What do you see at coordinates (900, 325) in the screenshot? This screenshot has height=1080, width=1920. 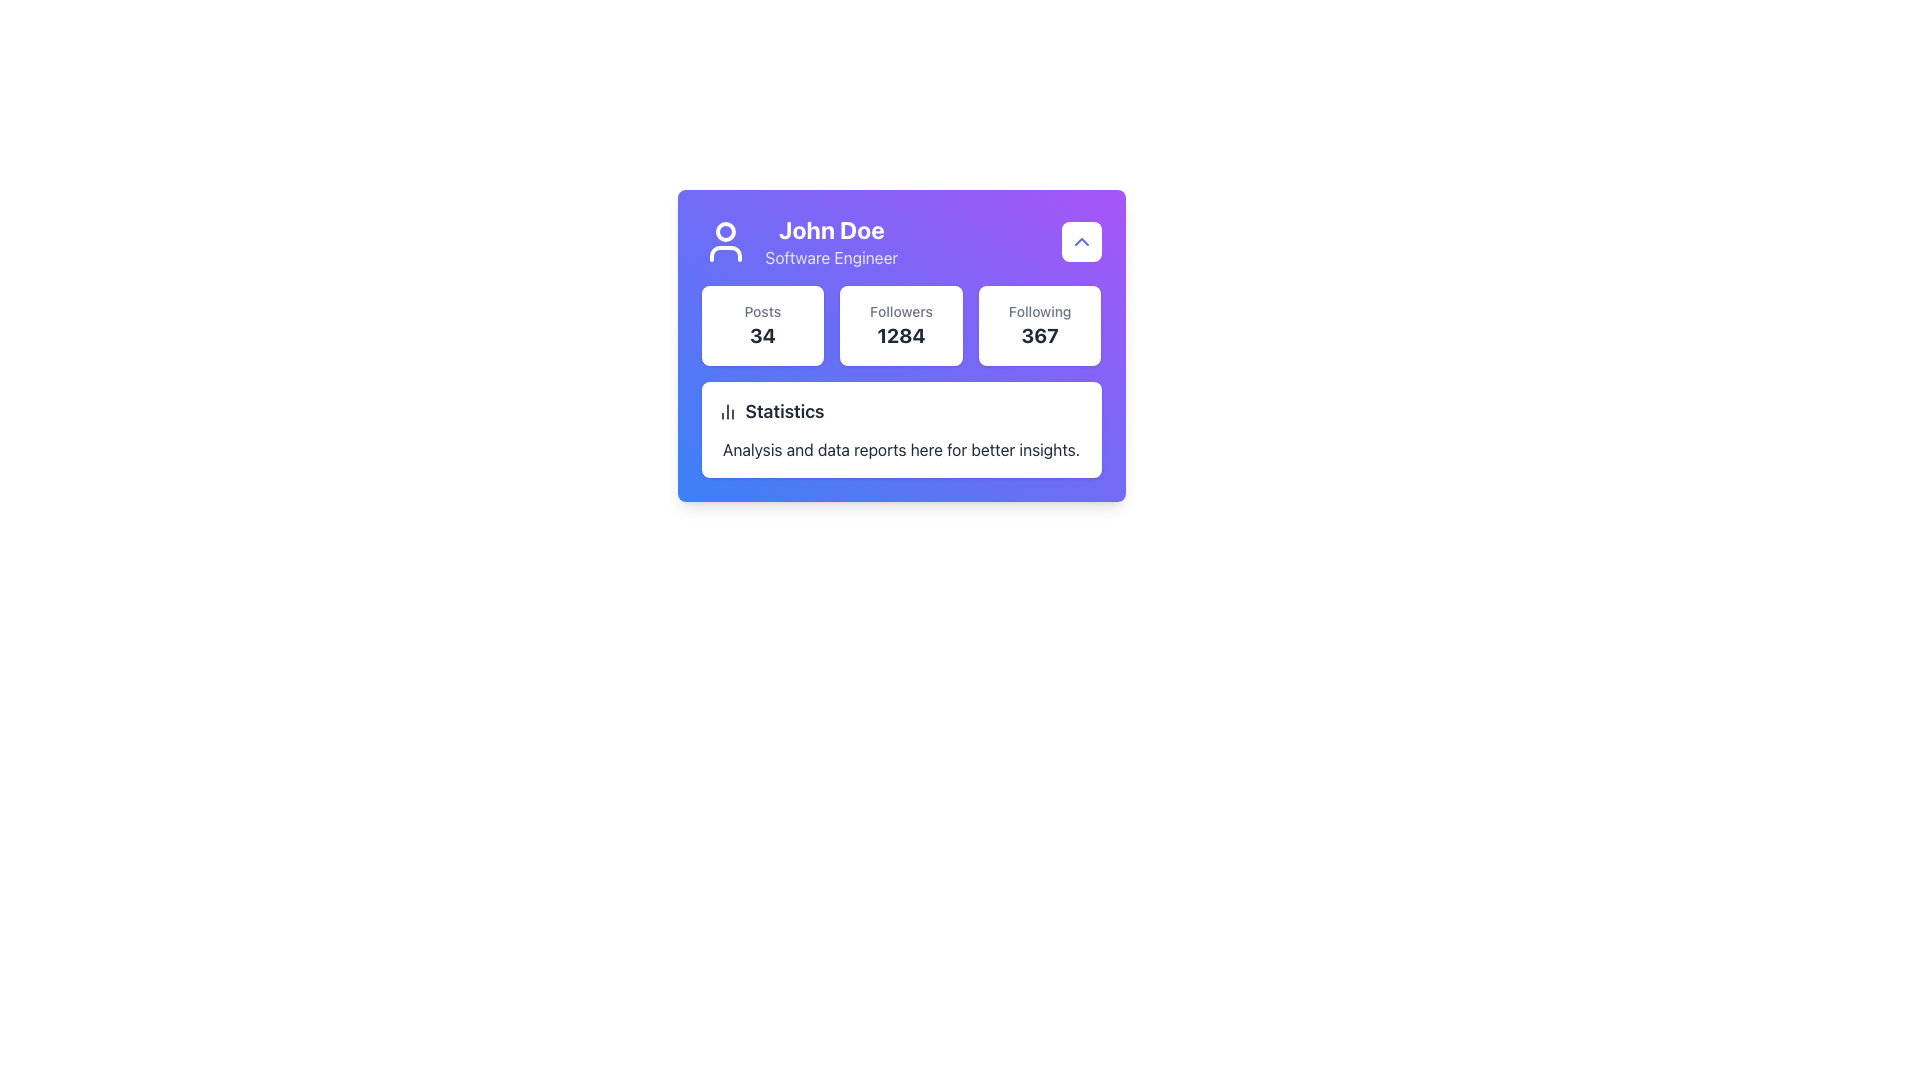 I see `the Statistical Display Card that shows the number of followers, which is centrally located in a grid of three cards, positioned between the 'Posts' and 'Following' cards` at bounding box center [900, 325].